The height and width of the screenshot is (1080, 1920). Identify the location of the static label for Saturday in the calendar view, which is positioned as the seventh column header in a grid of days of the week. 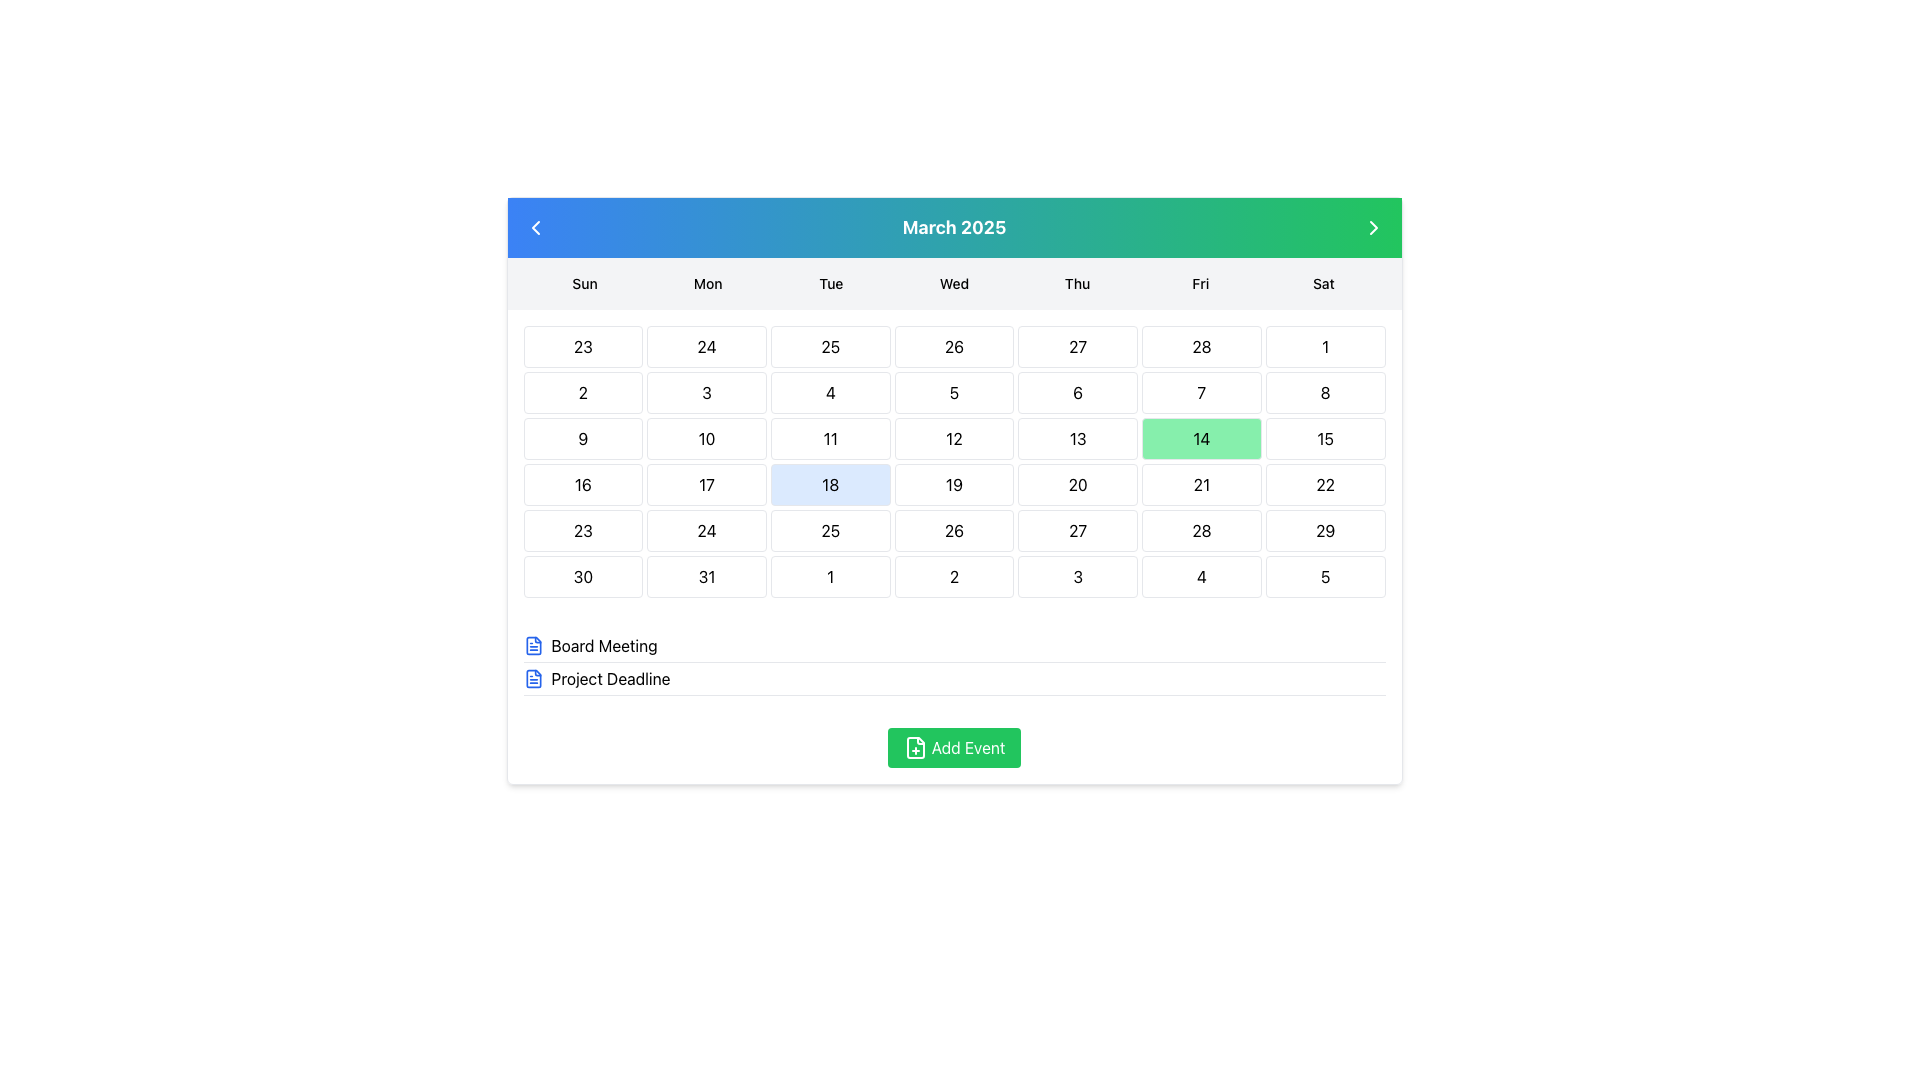
(1323, 284).